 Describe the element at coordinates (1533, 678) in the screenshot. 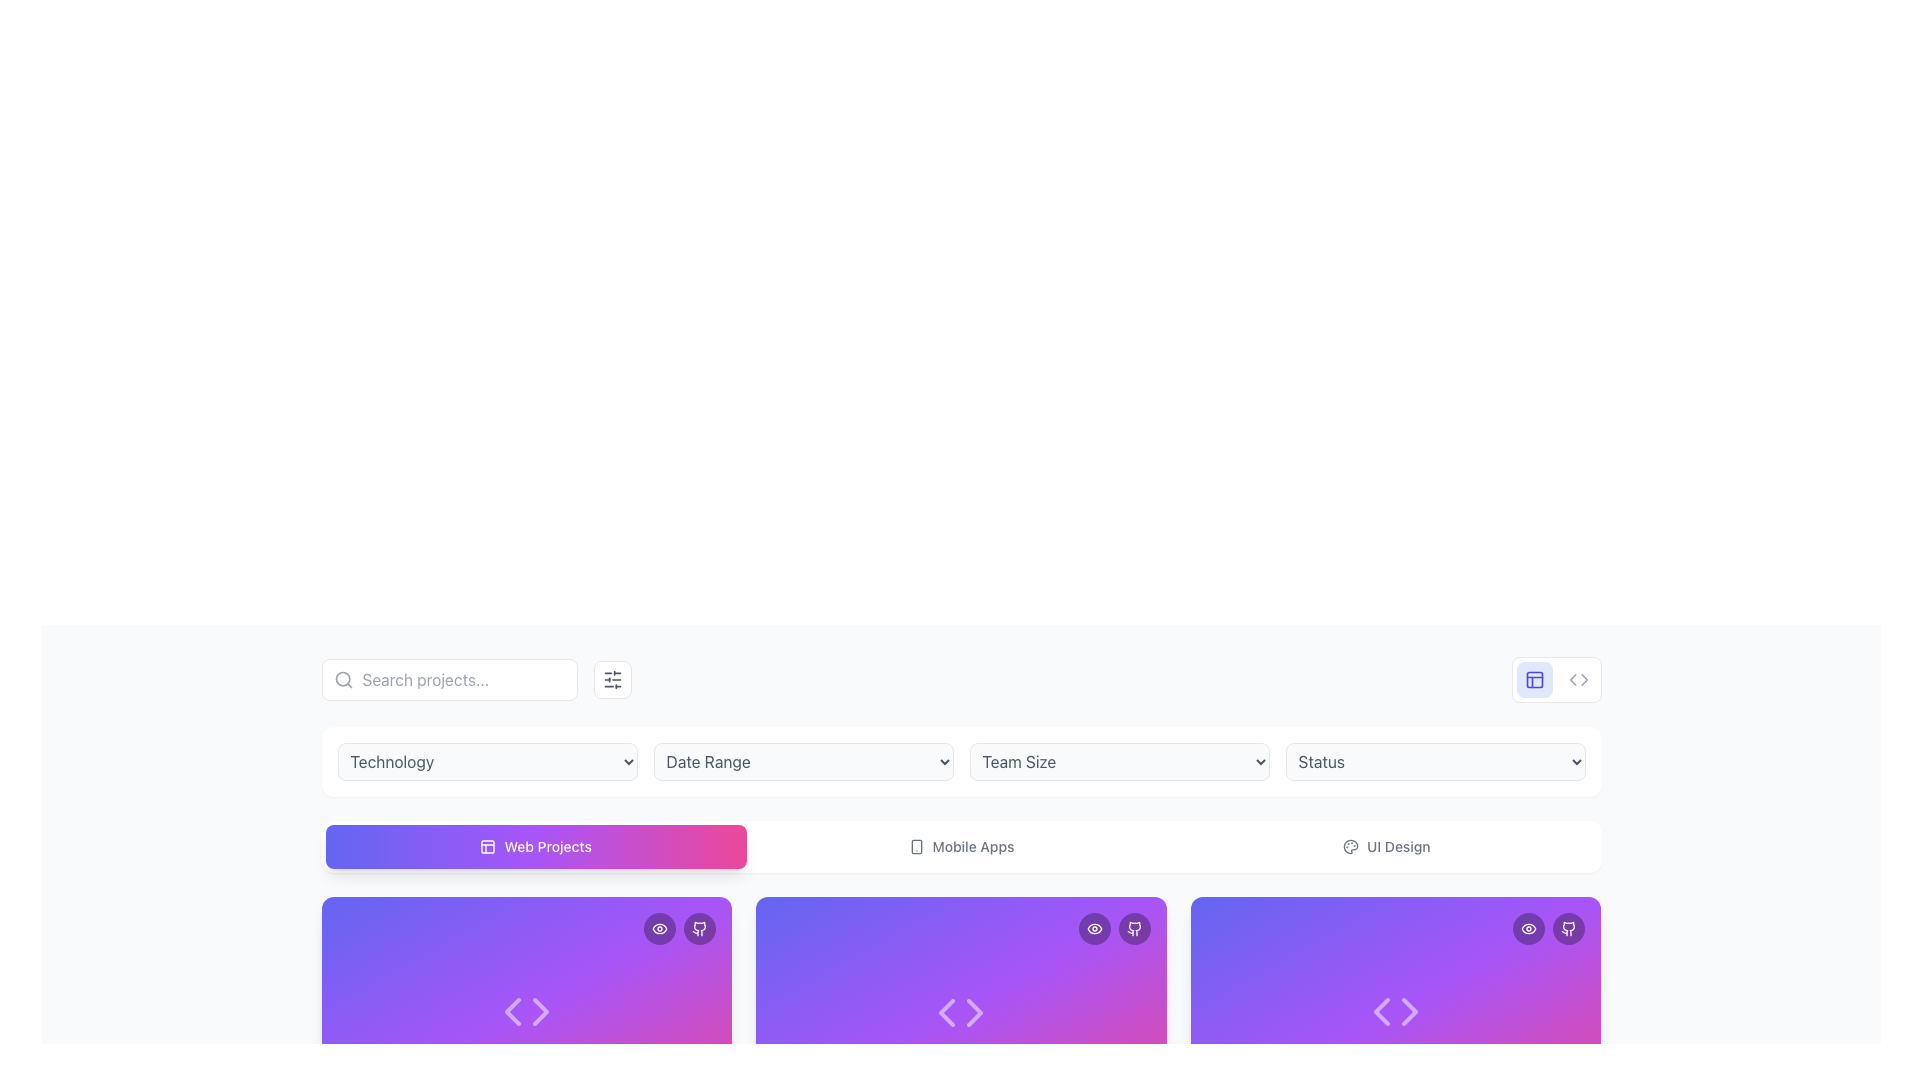

I see `the SVG-based icon located in the top right corner of the interface` at that location.